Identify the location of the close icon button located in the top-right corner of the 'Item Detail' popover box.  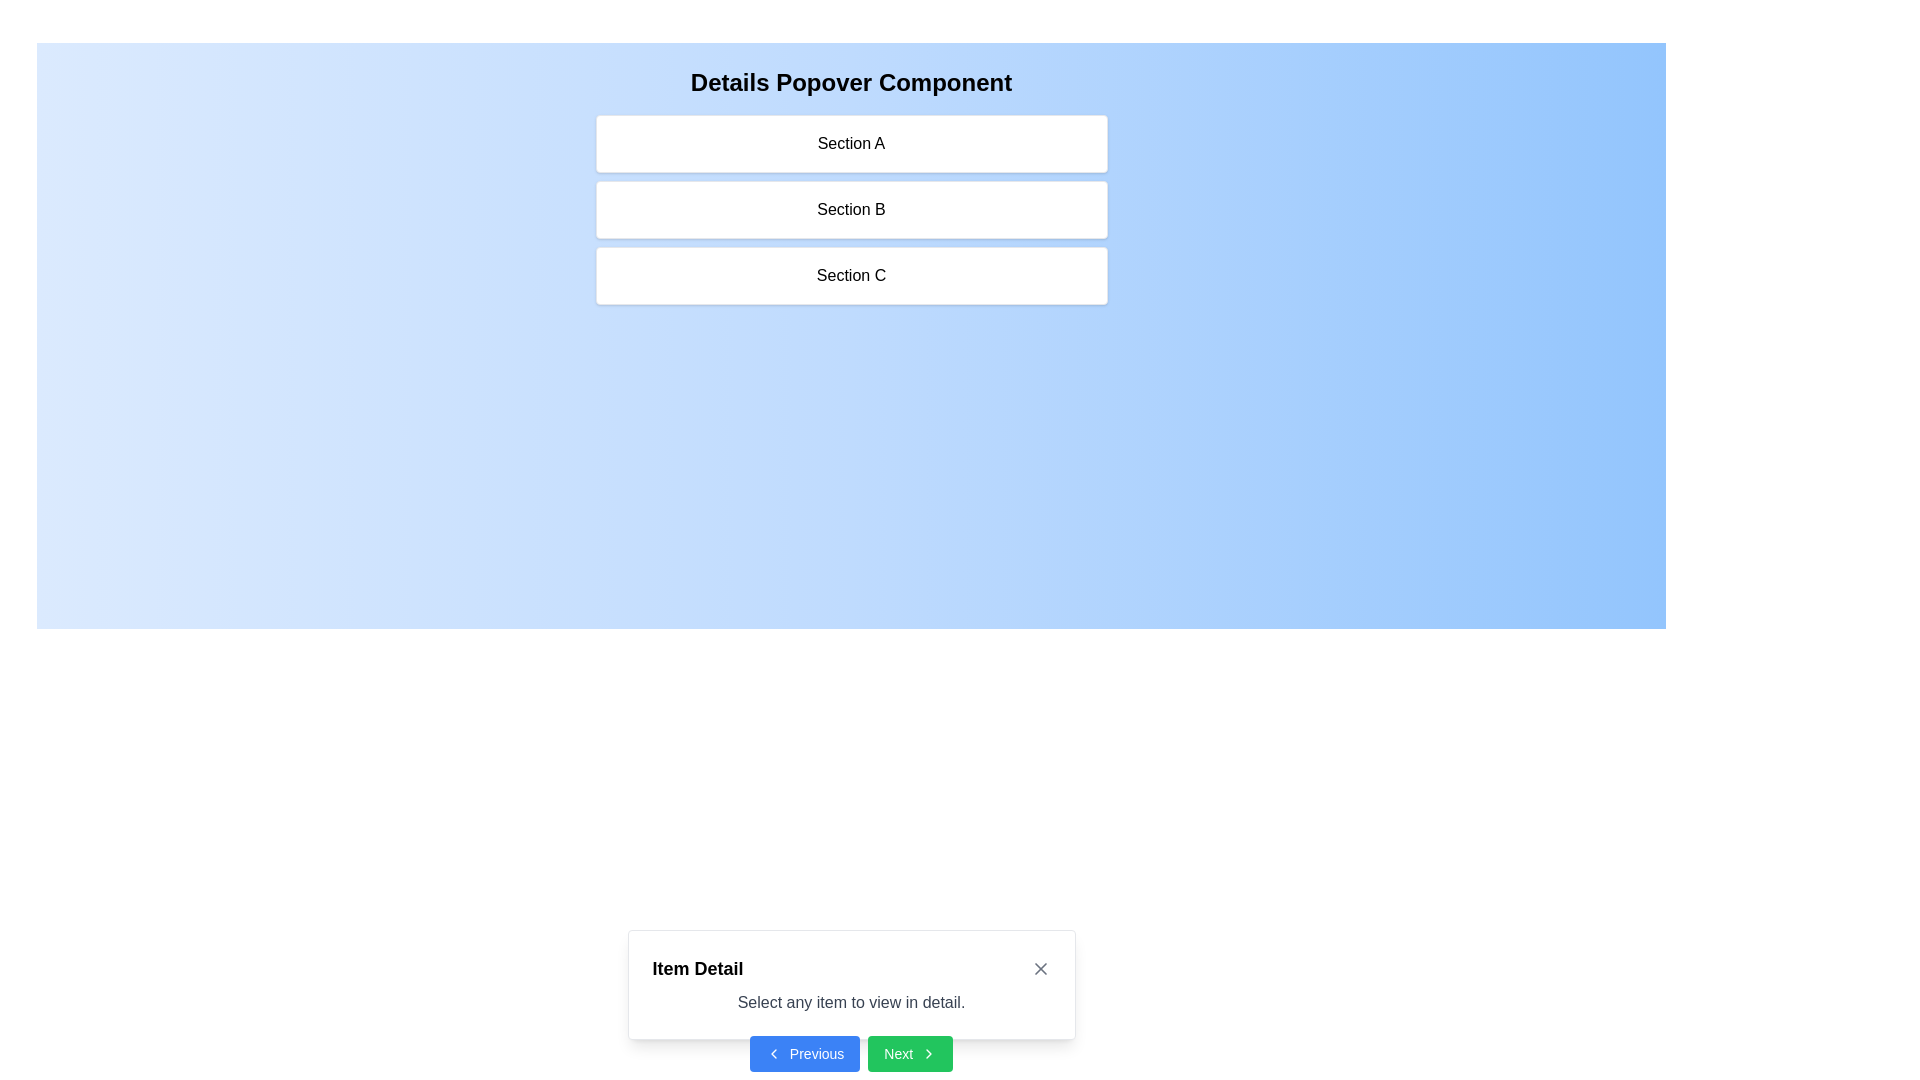
(1040, 967).